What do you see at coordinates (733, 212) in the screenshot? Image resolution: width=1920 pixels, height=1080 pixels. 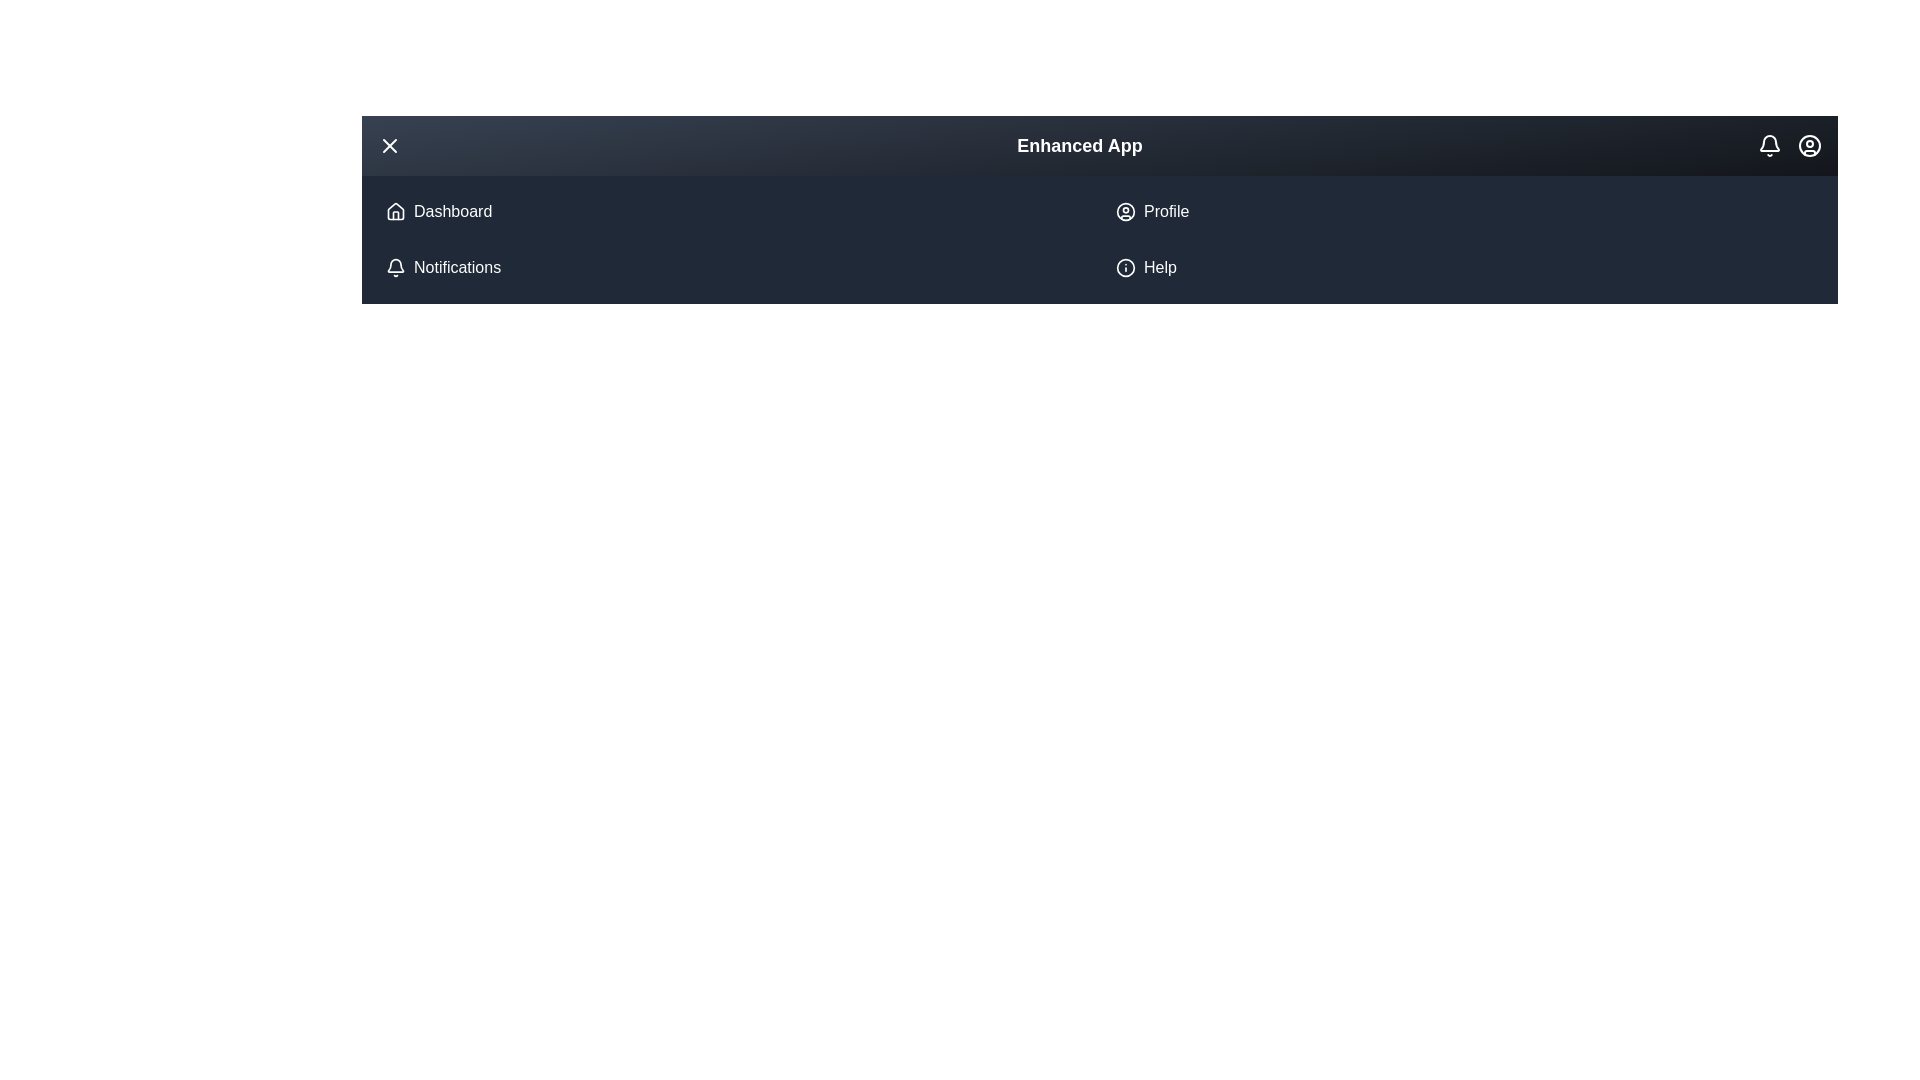 I see `the 'Dashboard' list item` at bounding box center [733, 212].